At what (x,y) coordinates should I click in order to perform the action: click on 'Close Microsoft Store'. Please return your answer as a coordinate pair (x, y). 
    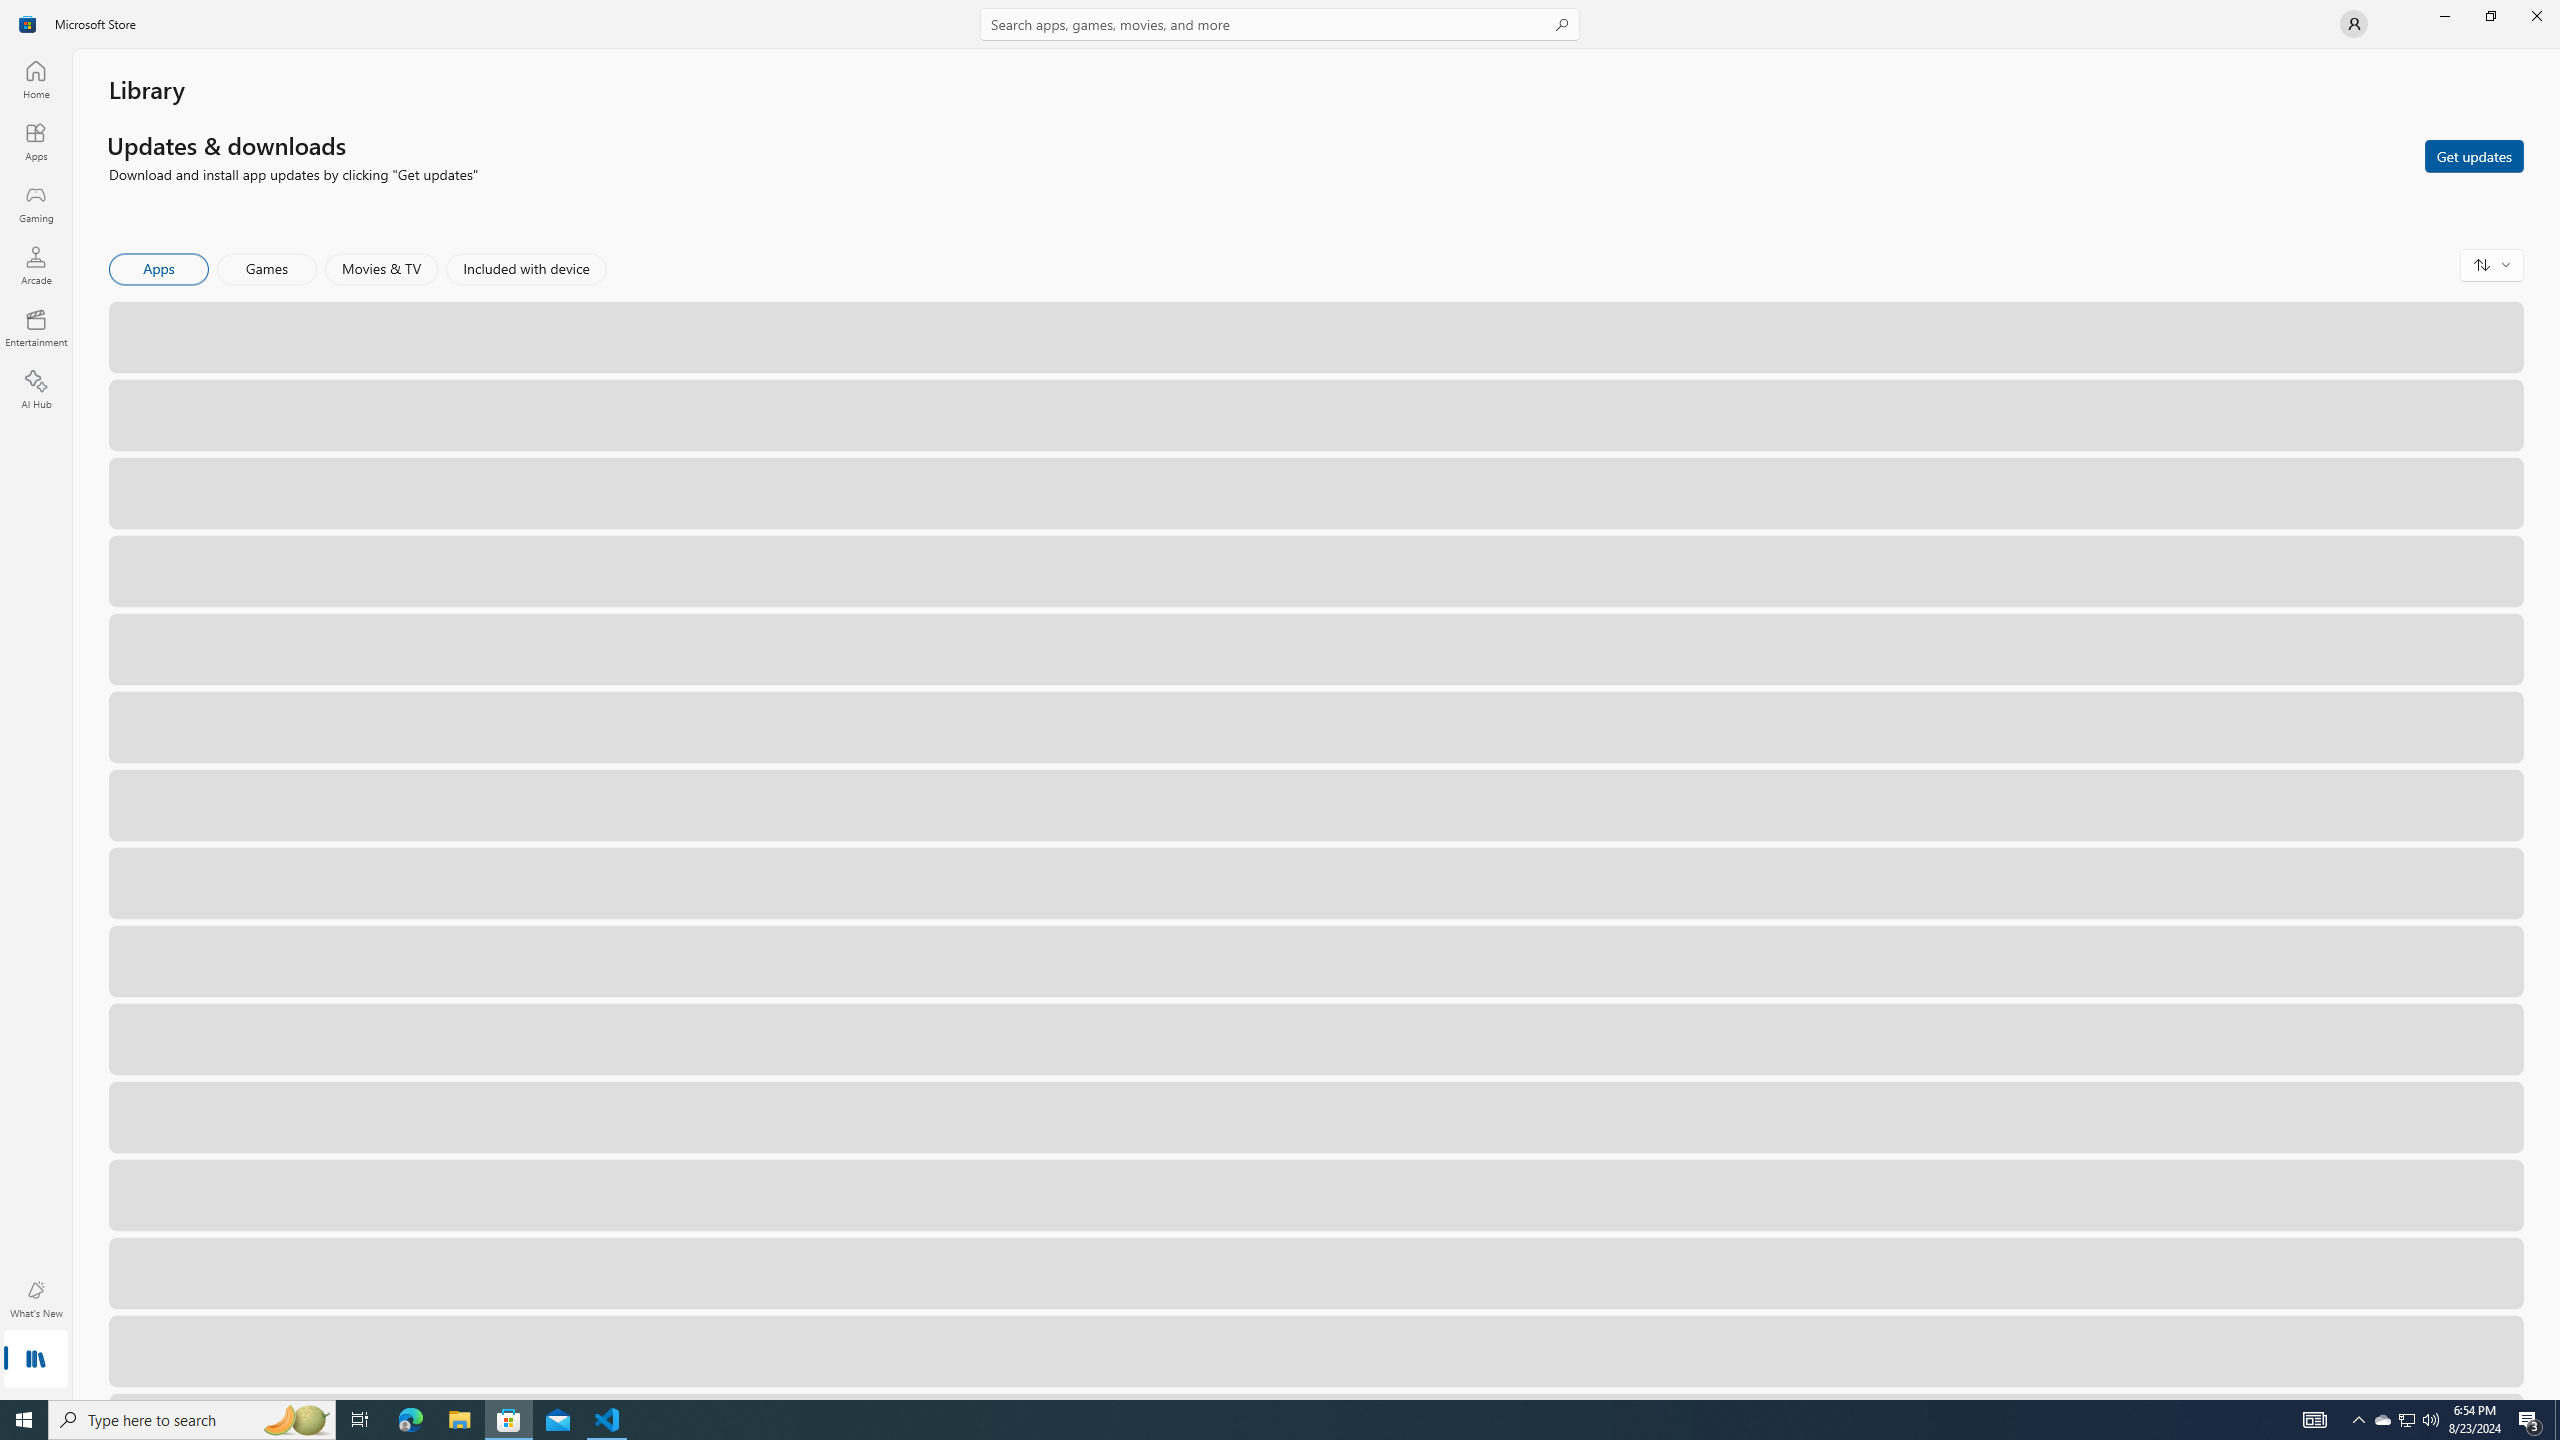
    Looking at the image, I should click on (2535, 15).